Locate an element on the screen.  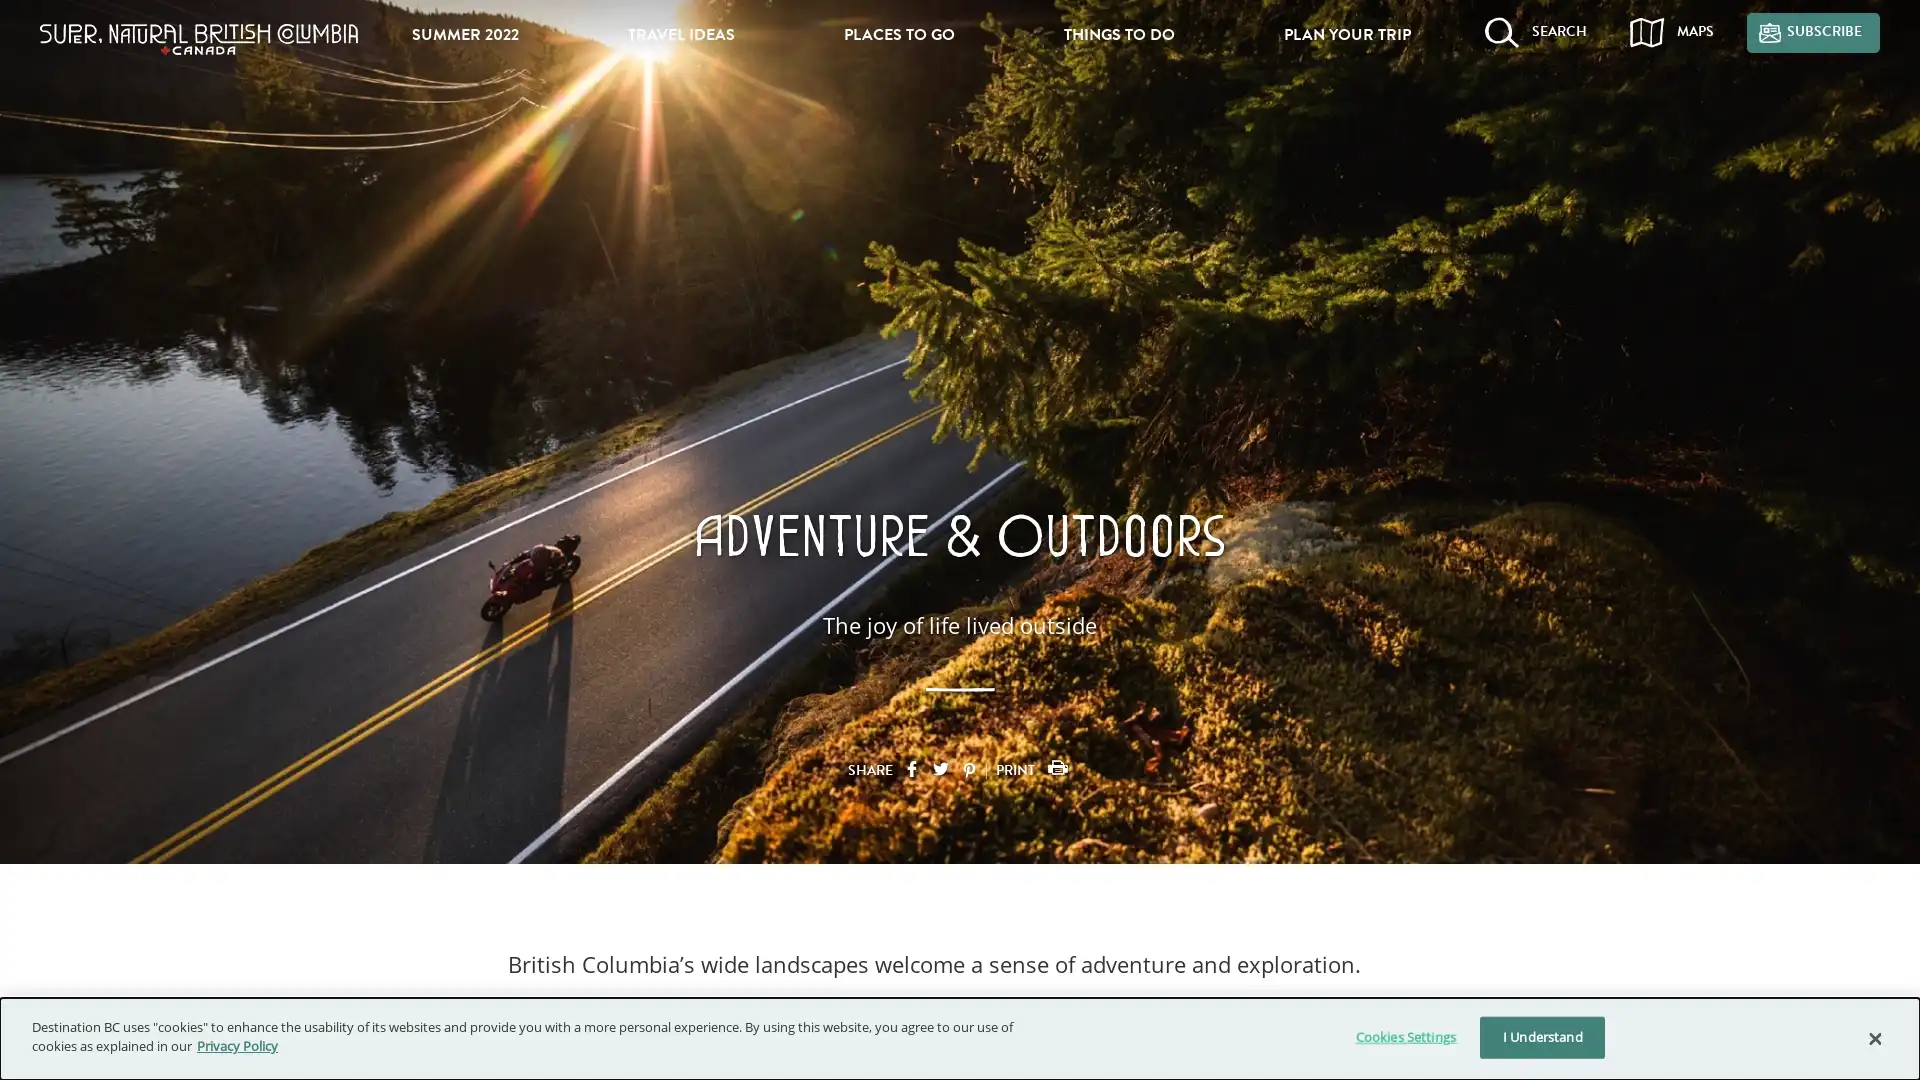
Cookies Settings is located at coordinates (1399, 1036).